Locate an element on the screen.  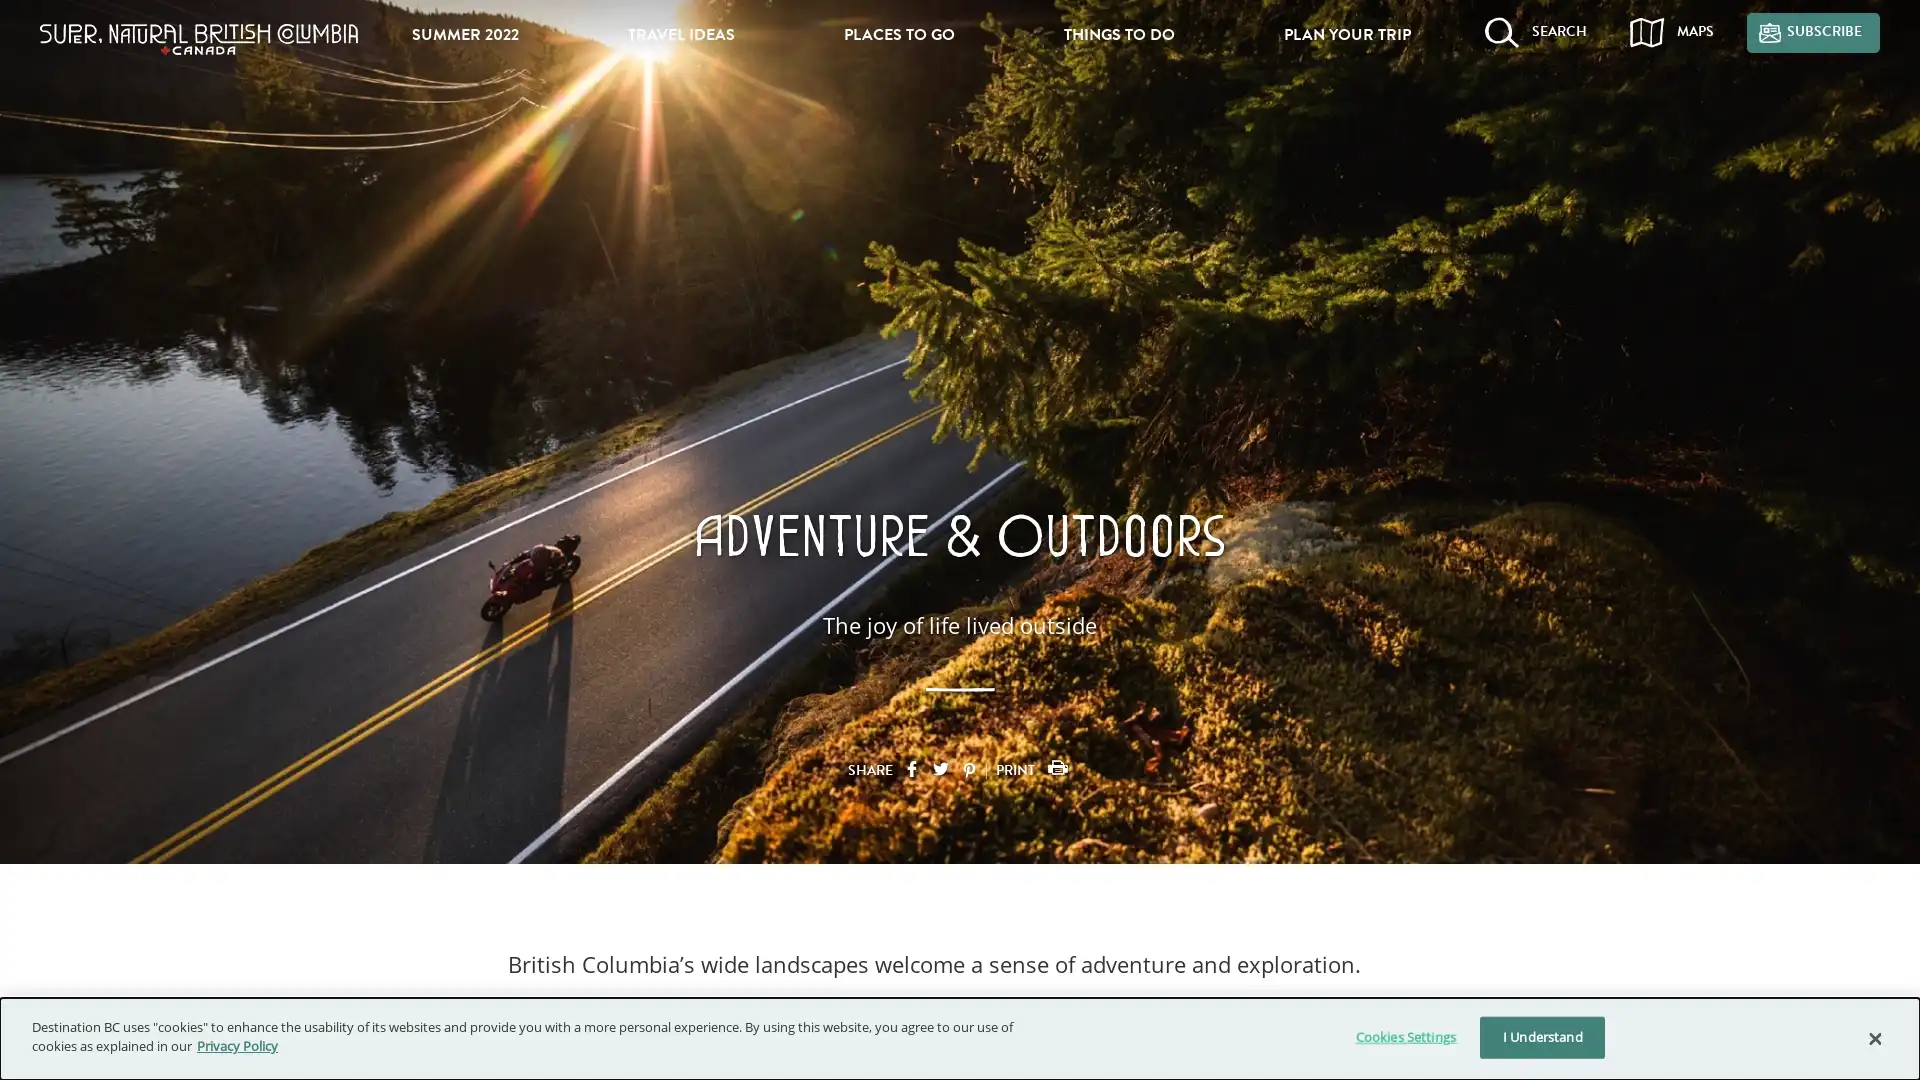
Cookies Settings is located at coordinates (1399, 1036).